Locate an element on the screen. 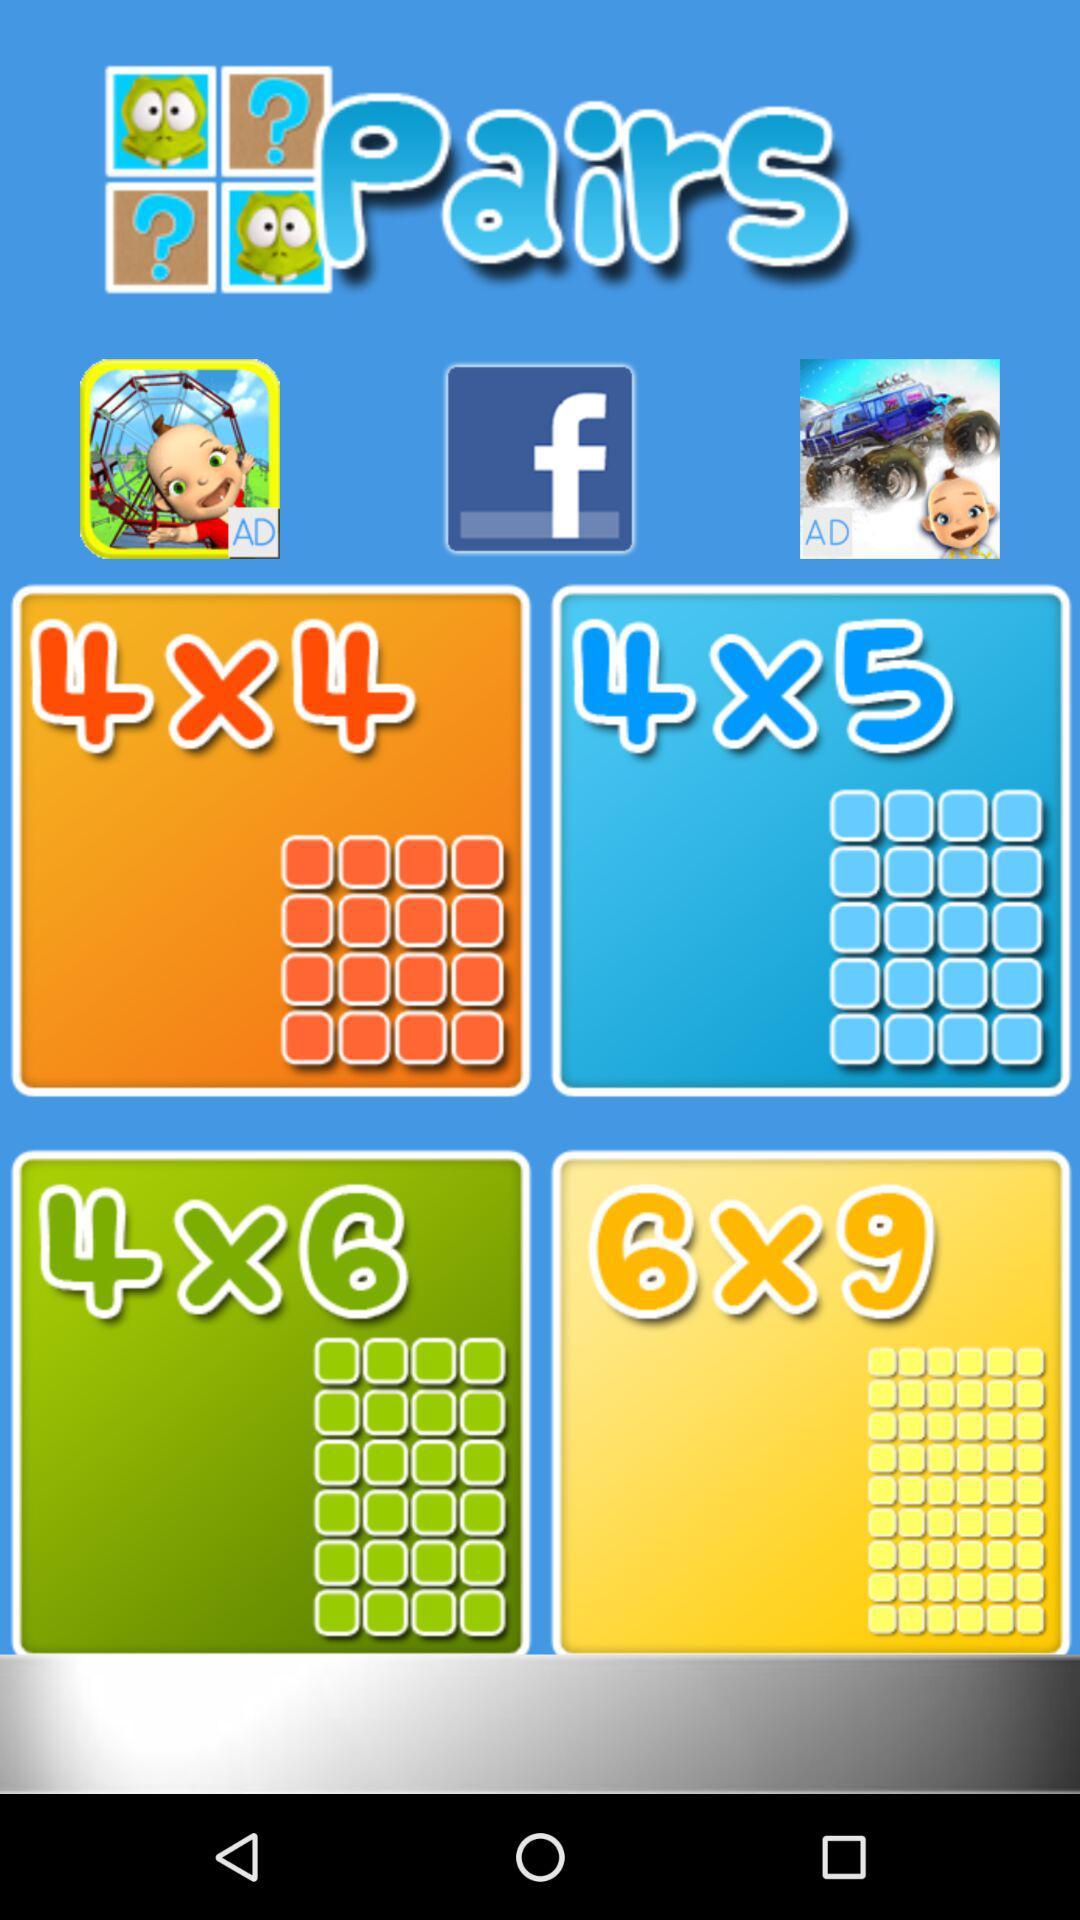 The width and height of the screenshot is (1080, 1920). the option is located at coordinates (270, 841).